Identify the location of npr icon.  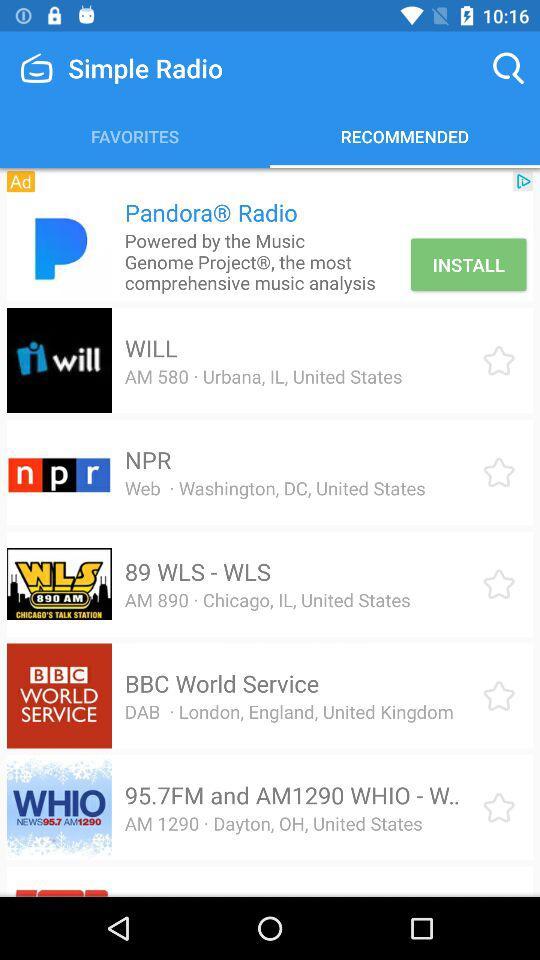
(147, 459).